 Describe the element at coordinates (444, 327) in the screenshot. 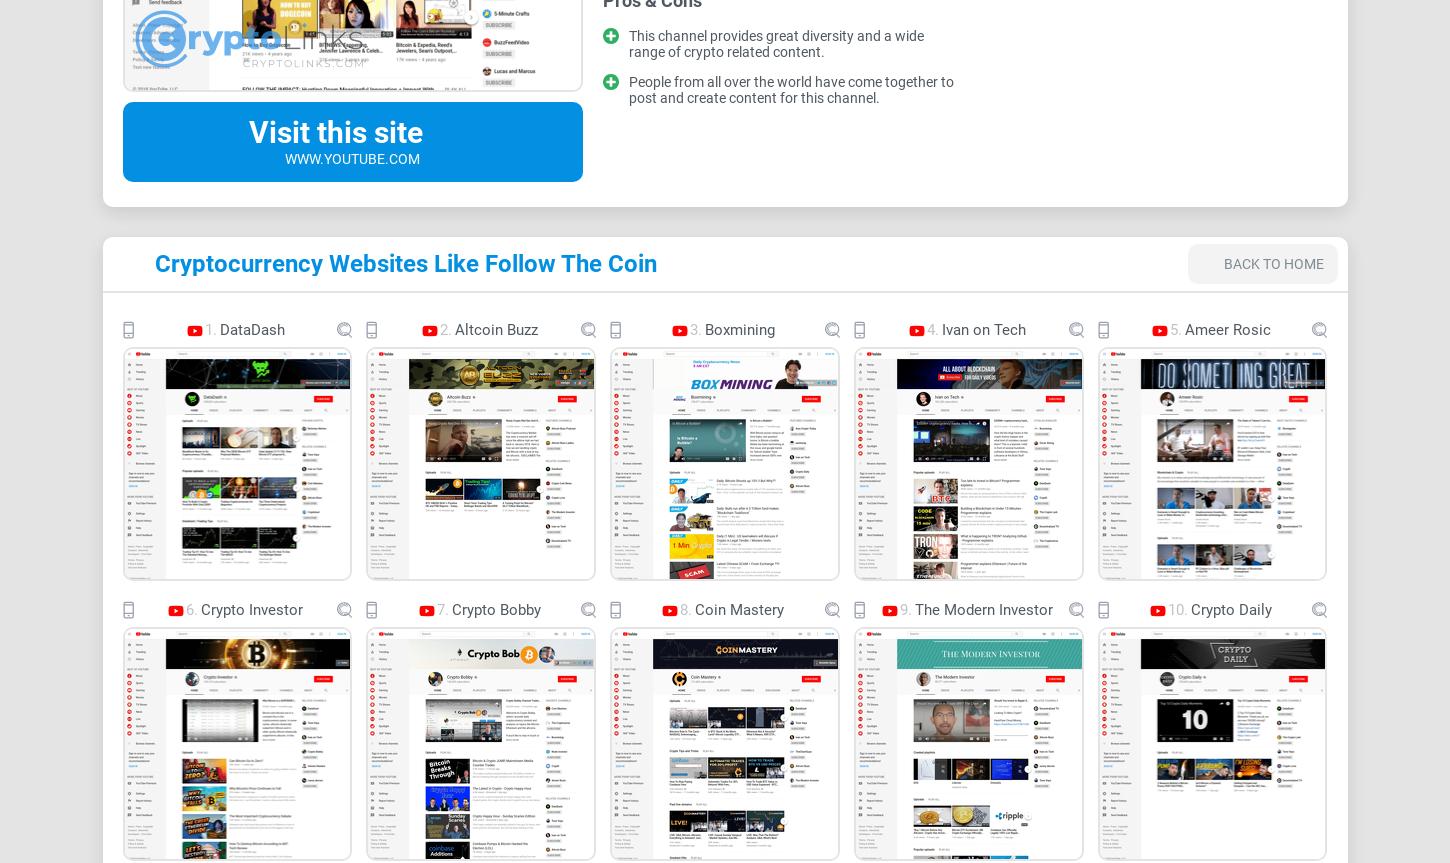

I see `'2.'` at that location.